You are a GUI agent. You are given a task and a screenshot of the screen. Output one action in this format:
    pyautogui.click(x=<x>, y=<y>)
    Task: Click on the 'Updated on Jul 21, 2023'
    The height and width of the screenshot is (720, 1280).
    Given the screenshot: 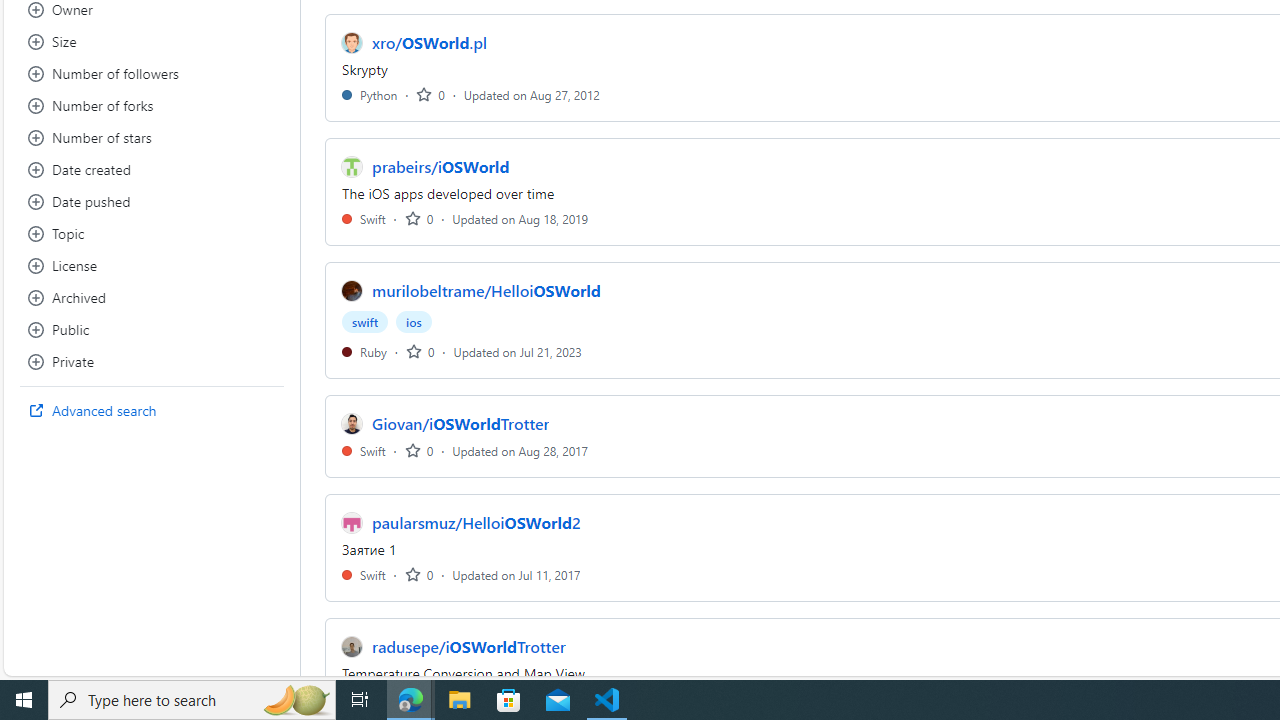 What is the action you would take?
    pyautogui.click(x=517, y=350)
    